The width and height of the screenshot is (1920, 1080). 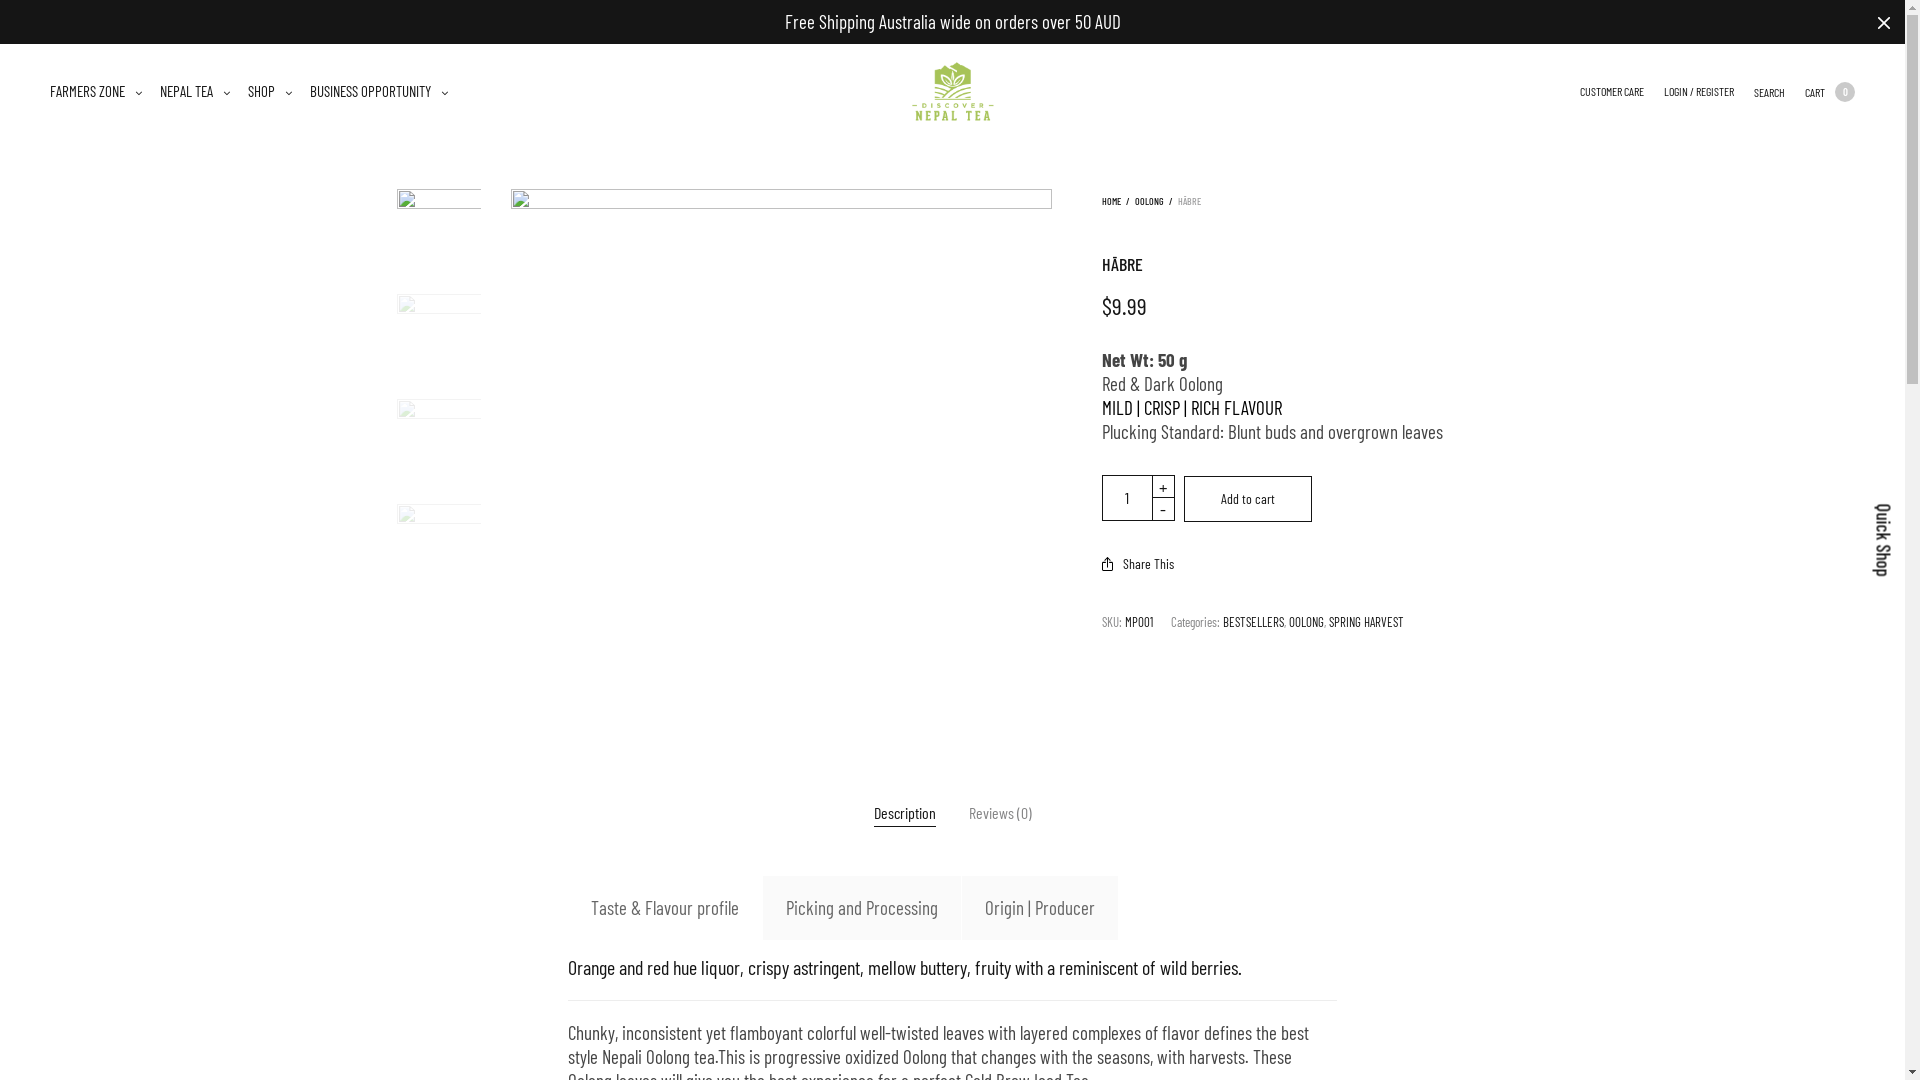 I want to click on 'FARMERS ZONE', so click(x=95, y=91).